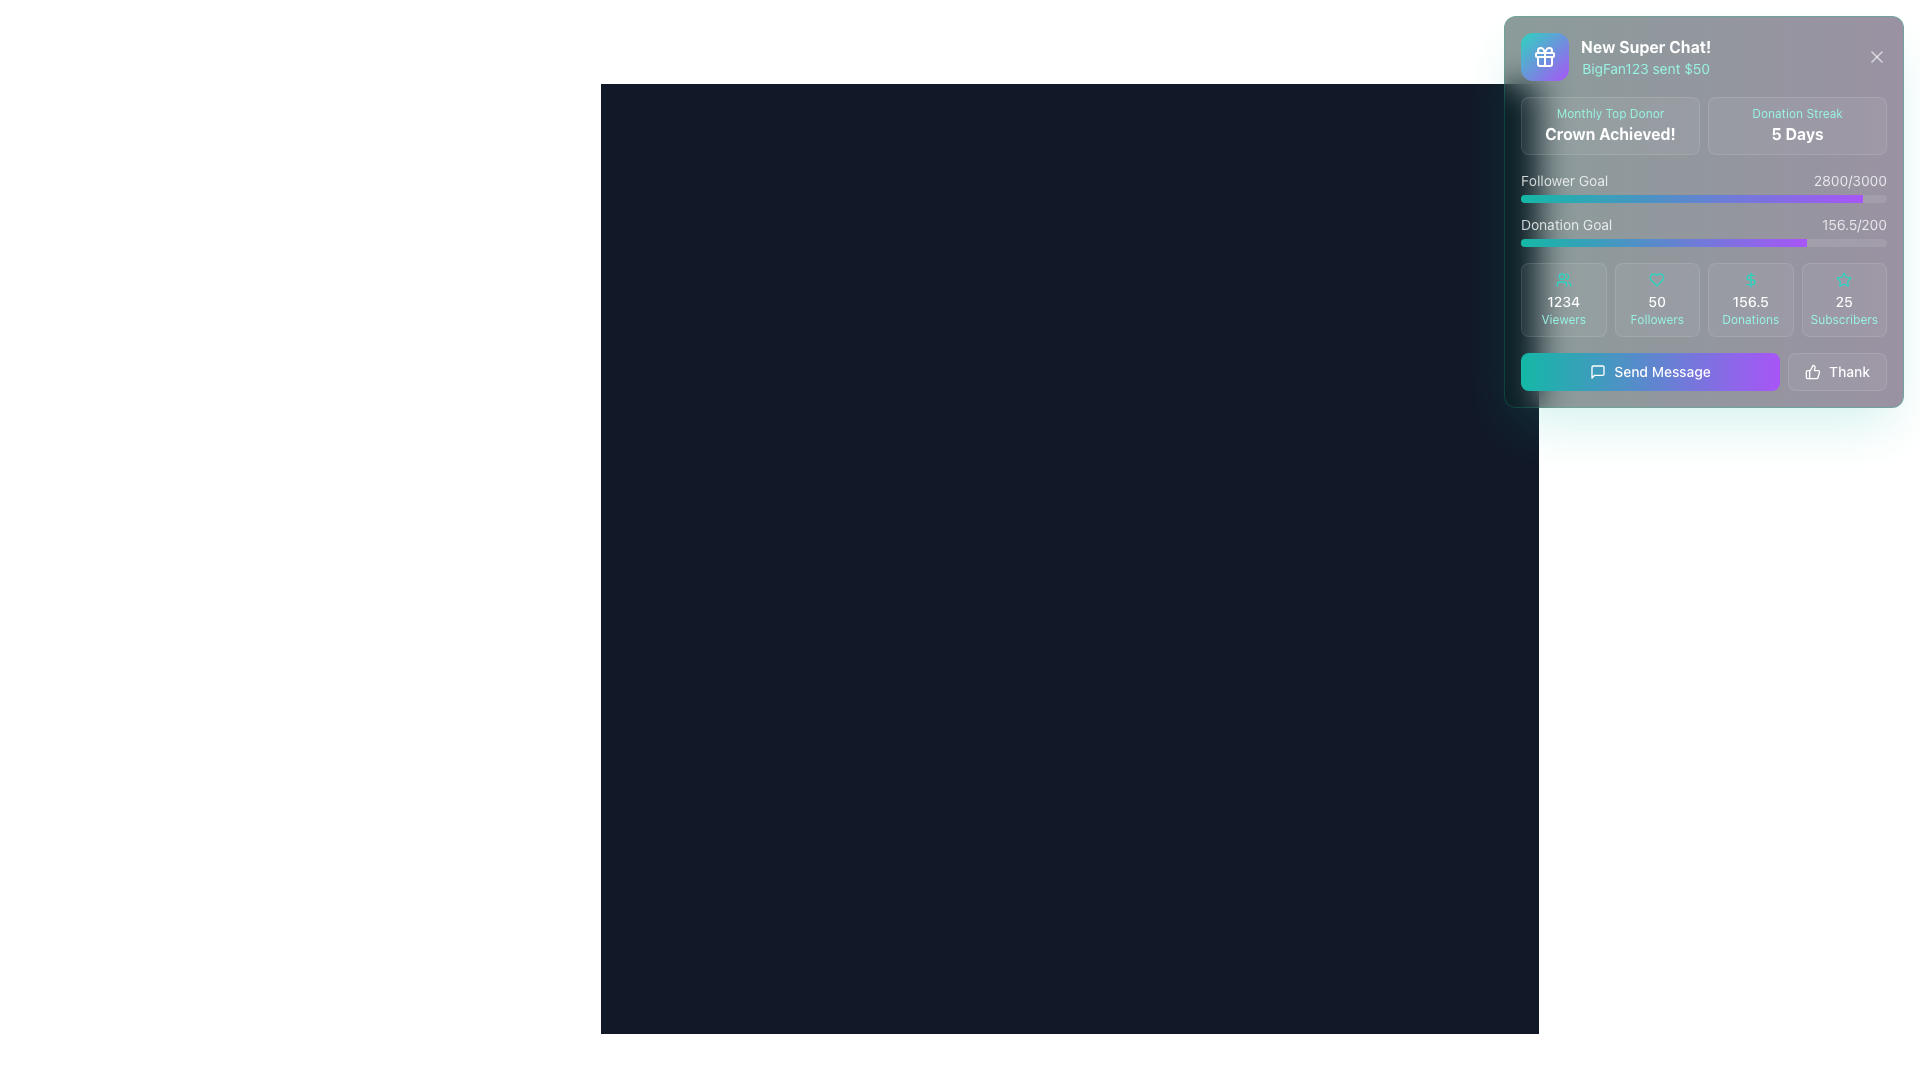 This screenshot has width=1920, height=1080. I want to click on the Informational card that displays the current number of viewers, located at the top-left of the grid layout, so click(1562, 300).